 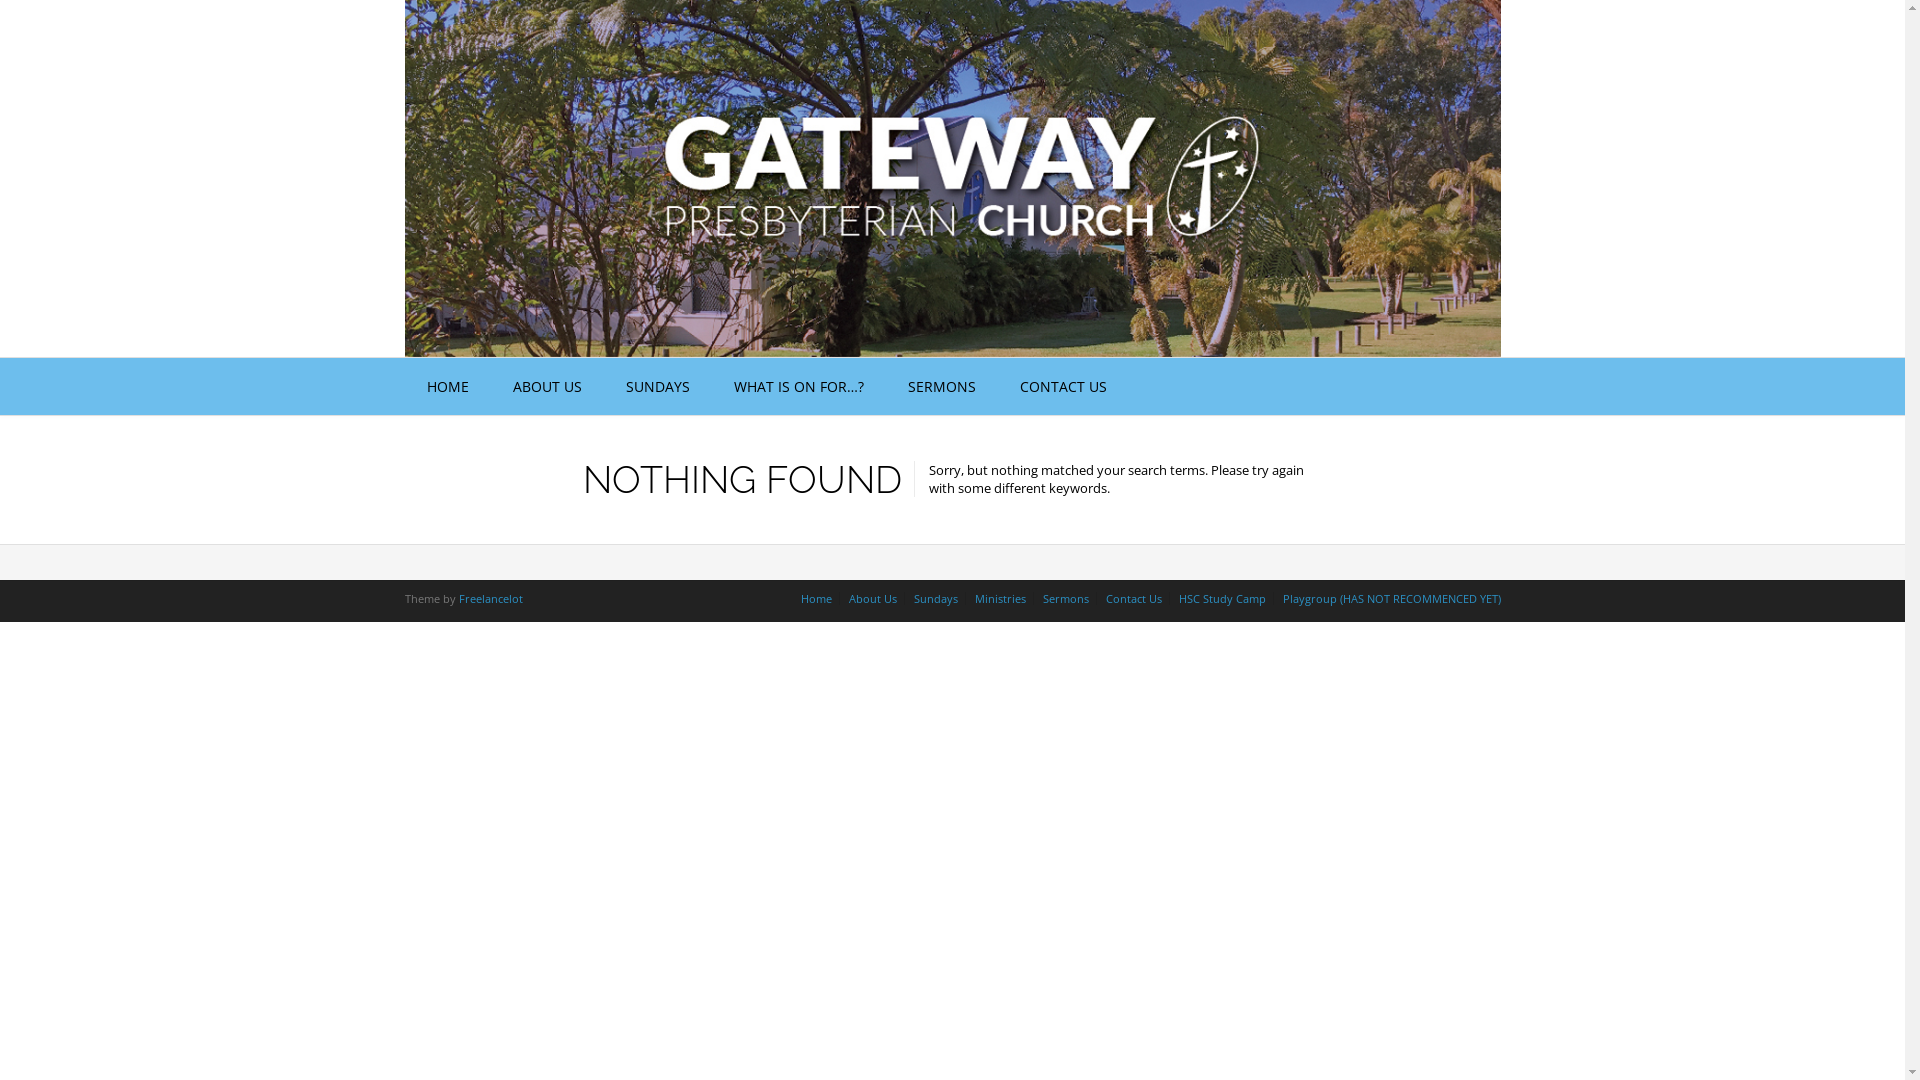 What do you see at coordinates (1000, 597) in the screenshot?
I see `'Ministries'` at bounding box center [1000, 597].